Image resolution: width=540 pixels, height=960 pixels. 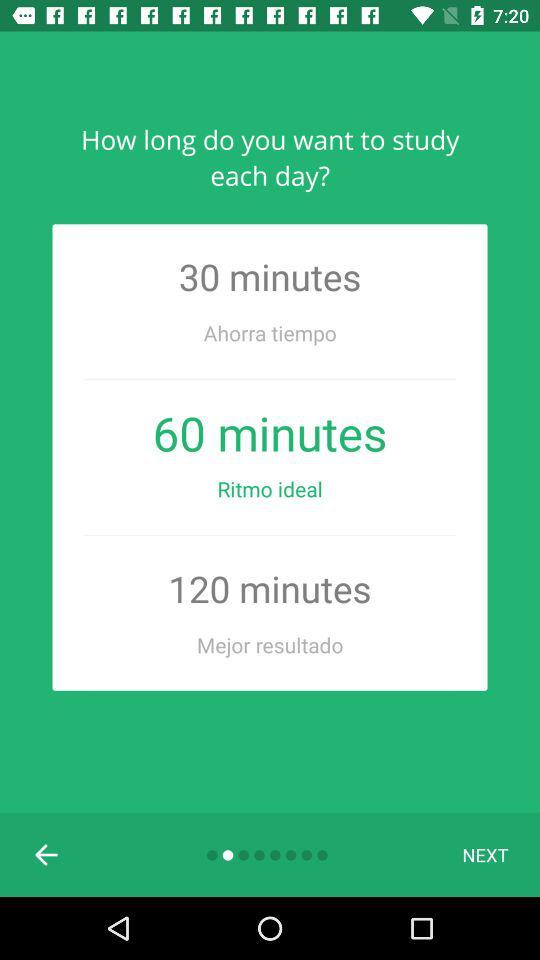 What do you see at coordinates (484, 853) in the screenshot?
I see `the next icon` at bounding box center [484, 853].